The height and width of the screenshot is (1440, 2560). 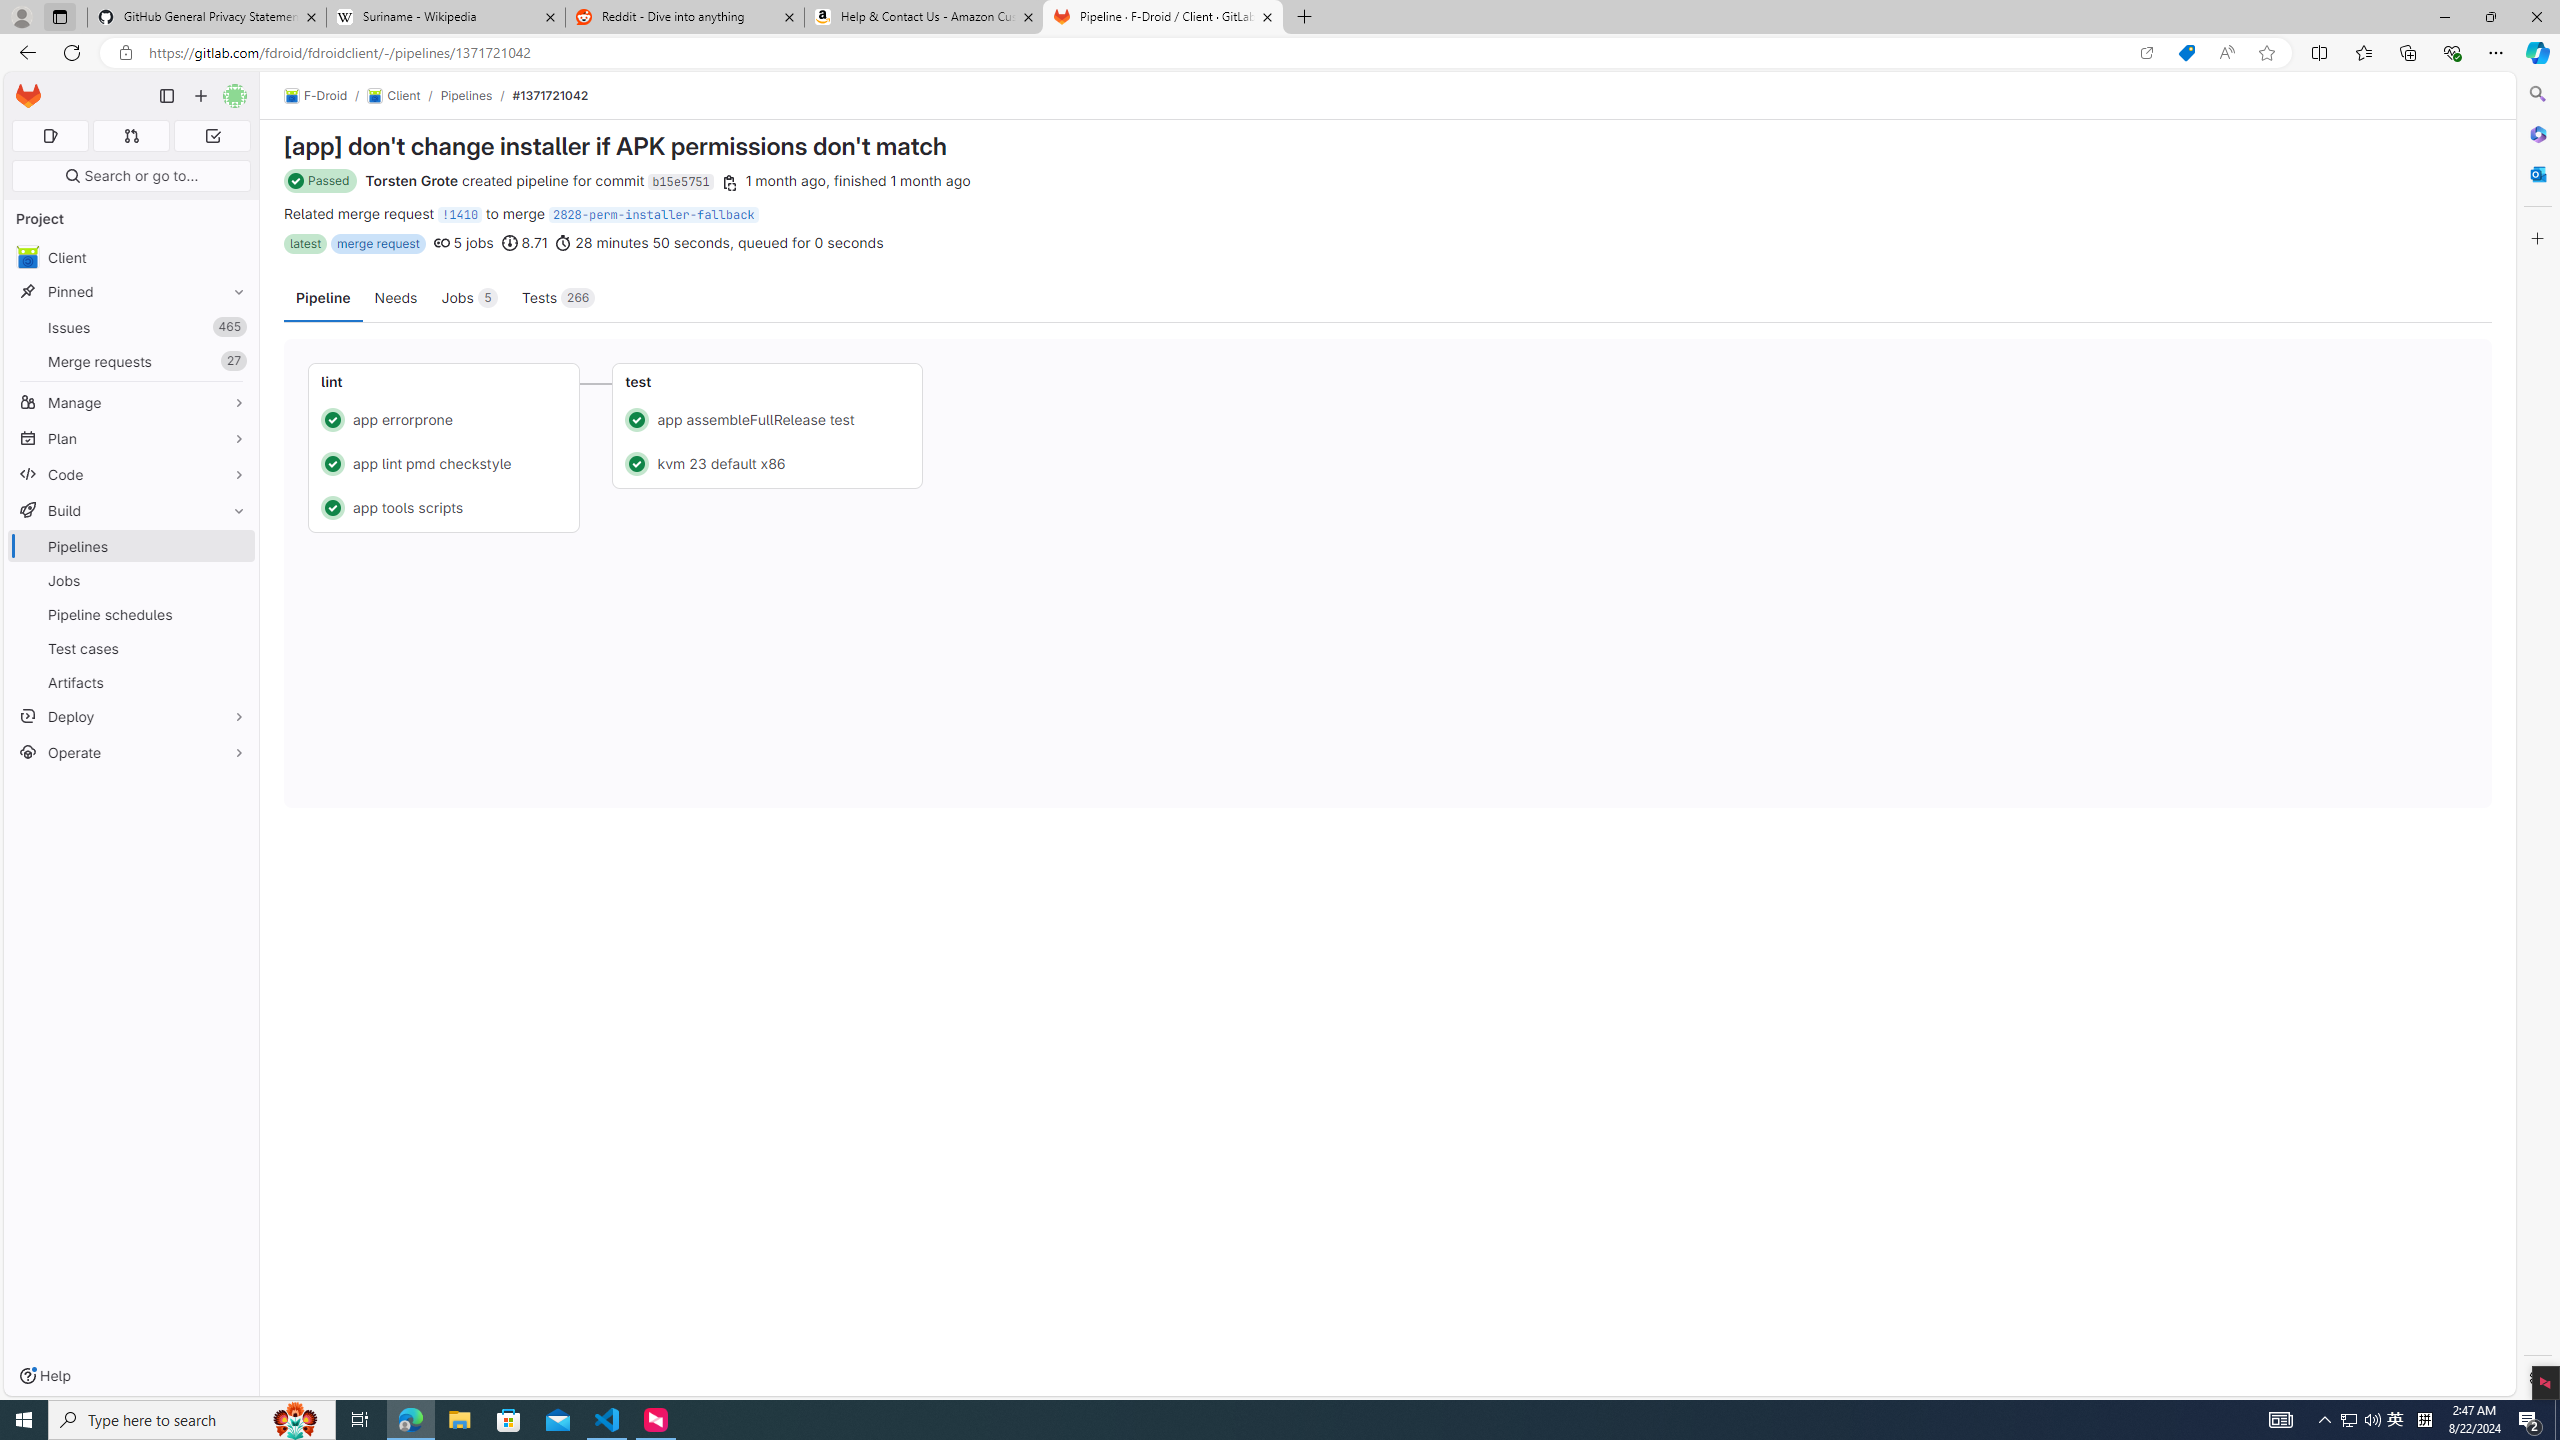 What do you see at coordinates (211, 135) in the screenshot?
I see `'To-Do list 0'` at bounding box center [211, 135].